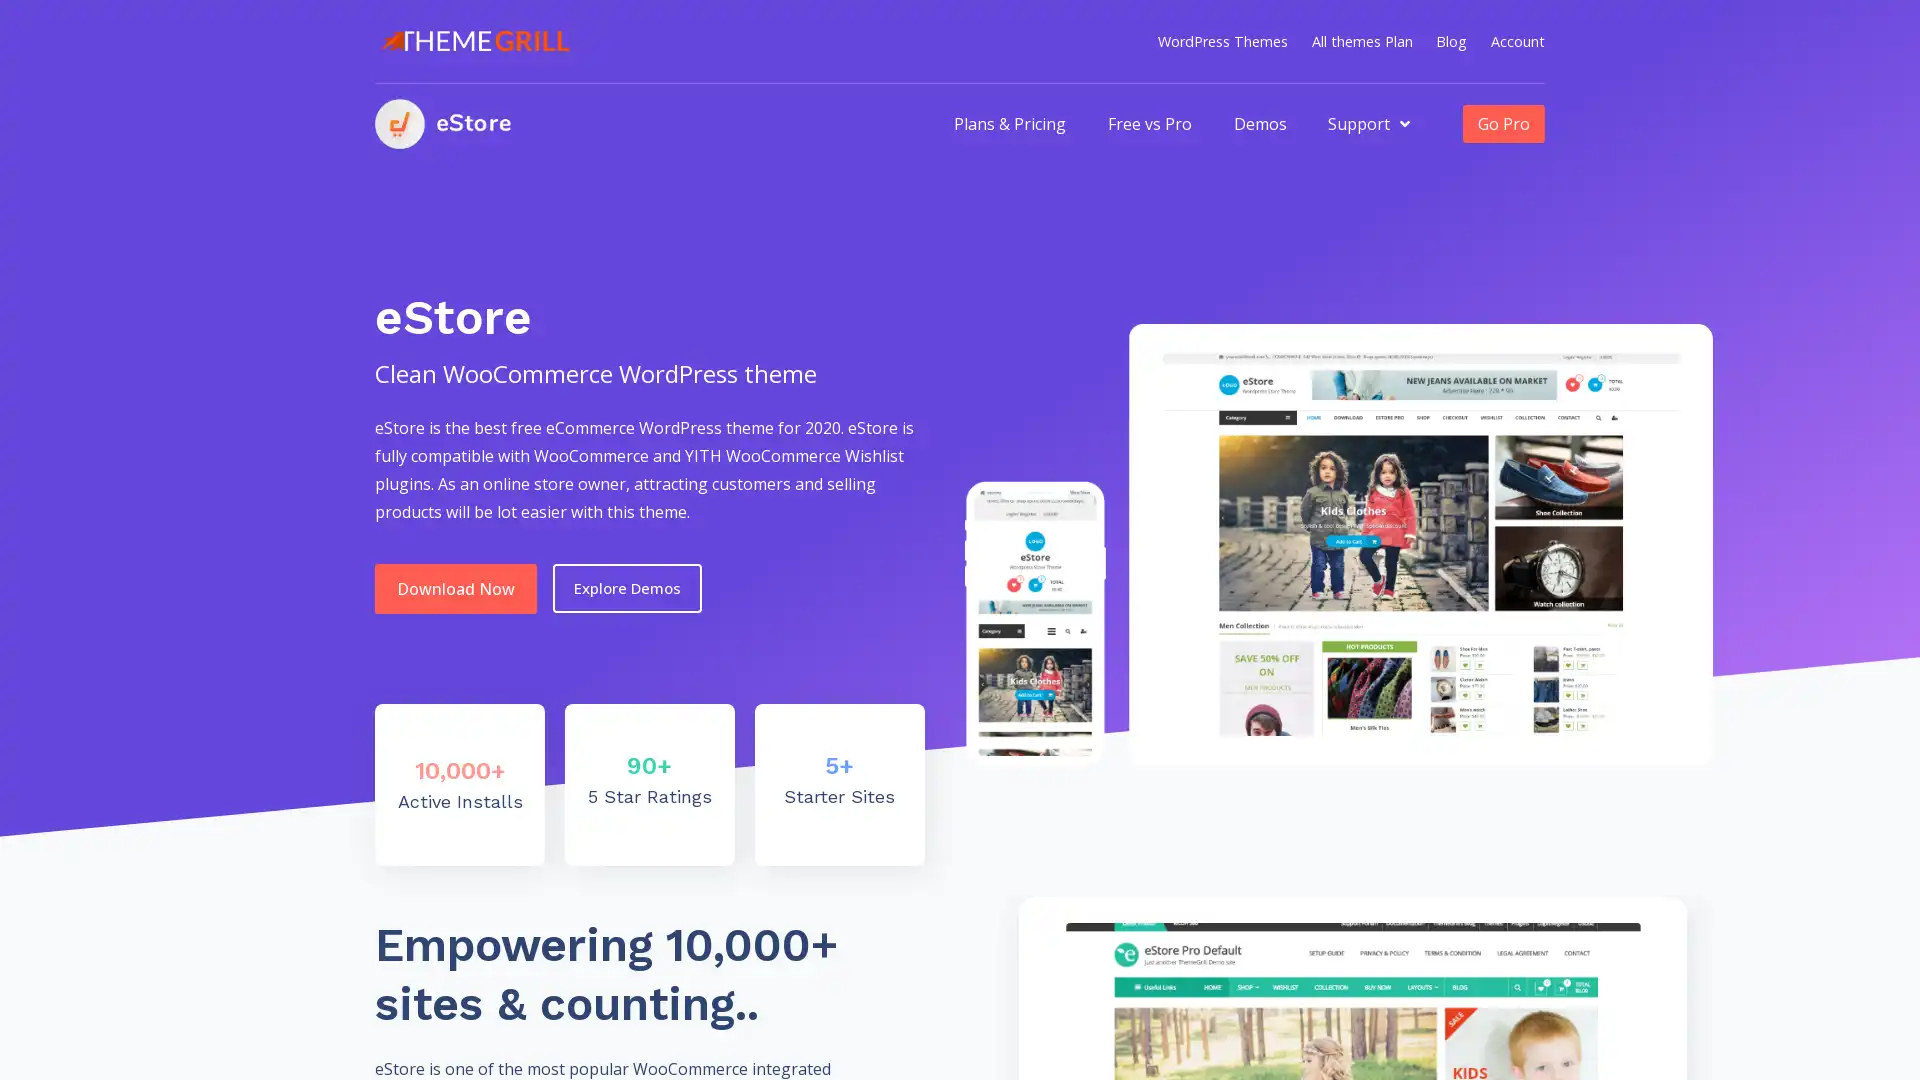 The width and height of the screenshot is (1920, 1080). What do you see at coordinates (455, 586) in the screenshot?
I see `Download Now` at bounding box center [455, 586].